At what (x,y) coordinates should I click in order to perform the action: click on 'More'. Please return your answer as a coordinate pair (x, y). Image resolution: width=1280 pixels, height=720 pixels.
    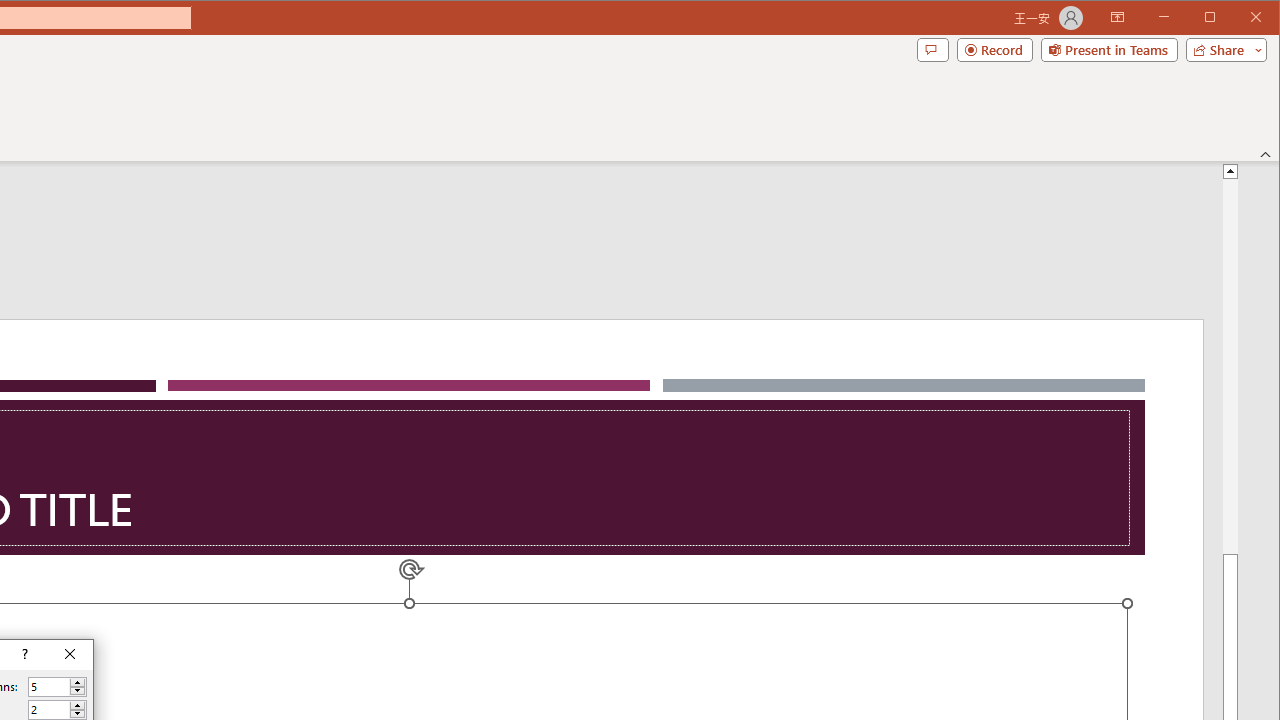
    Looking at the image, I should click on (77, 704).